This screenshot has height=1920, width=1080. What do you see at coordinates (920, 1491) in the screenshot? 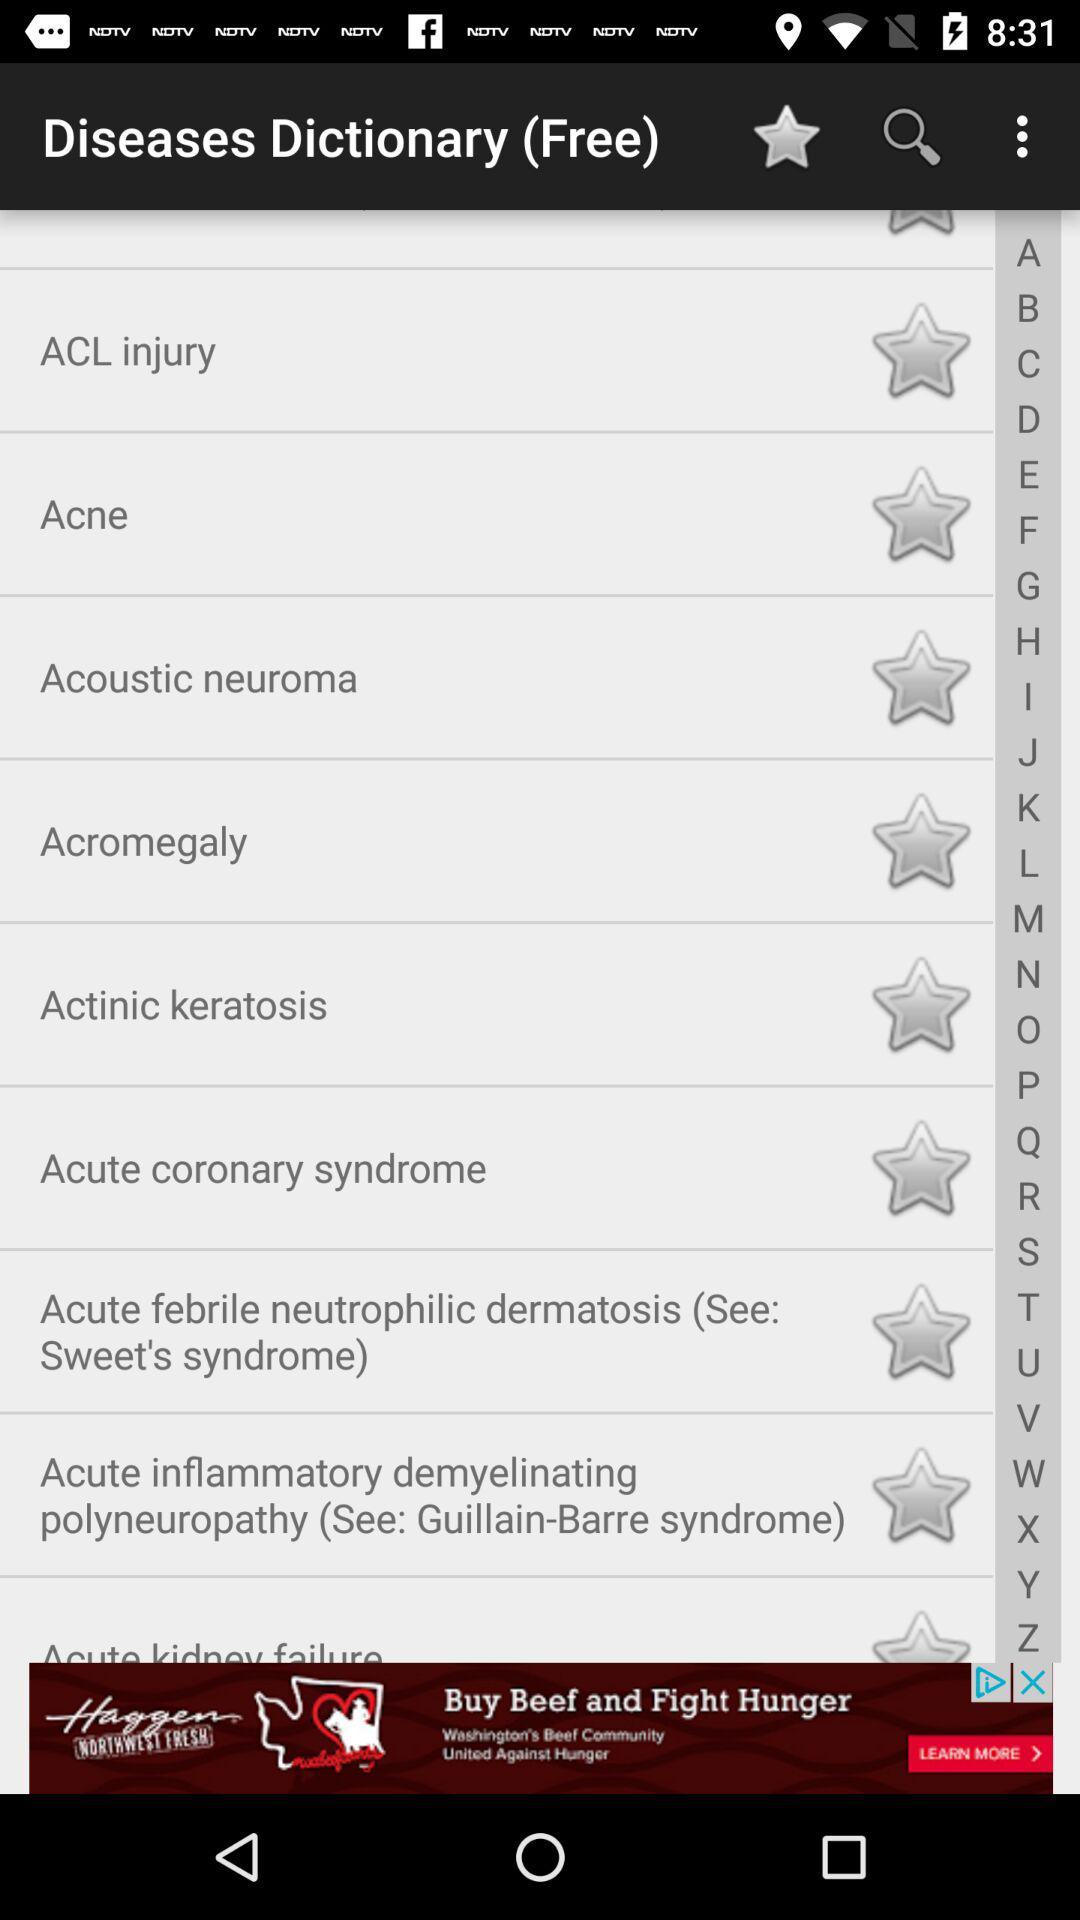
I see `like` at bounding box center [920, 1491].